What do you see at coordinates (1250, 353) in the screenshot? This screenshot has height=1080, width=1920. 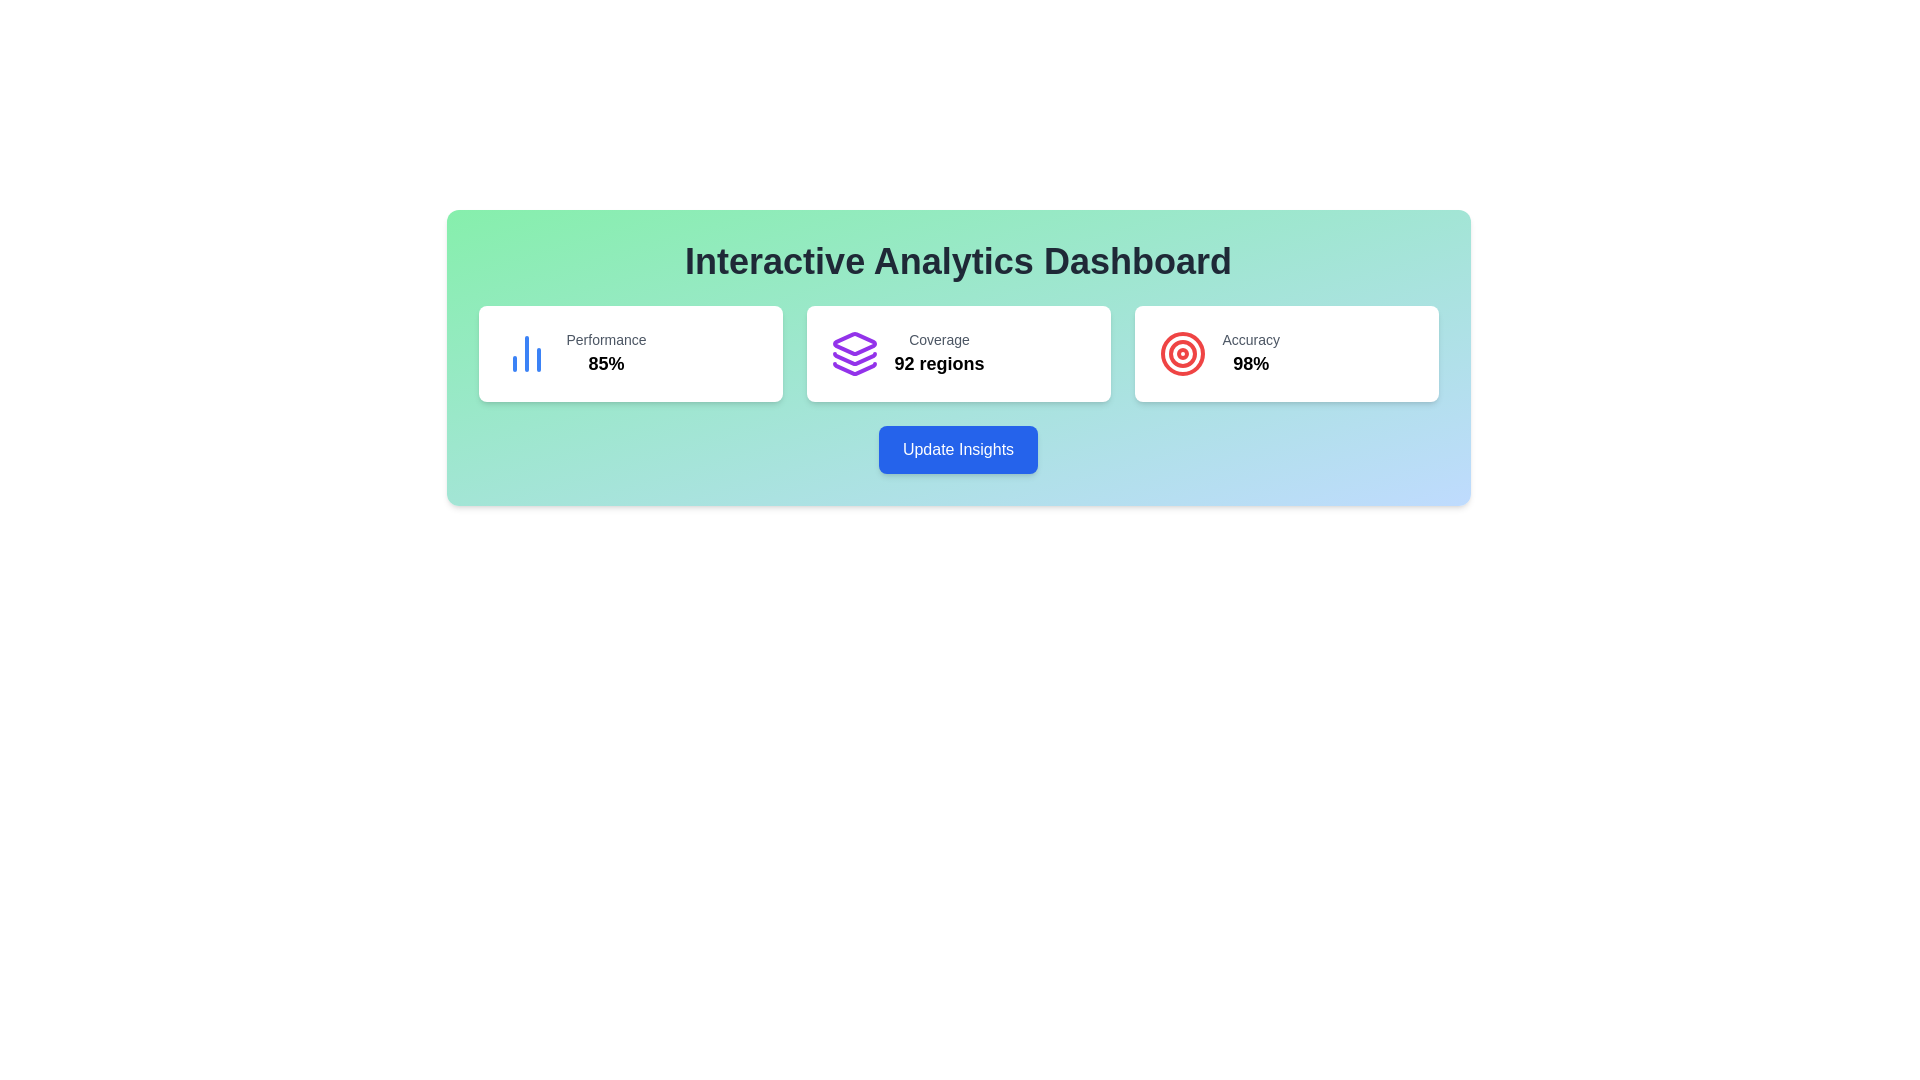 I see `the informational label displaying 'Accuracy' and '98%' located in the rightmost card of the layout` at bounding box center [1250, 353].